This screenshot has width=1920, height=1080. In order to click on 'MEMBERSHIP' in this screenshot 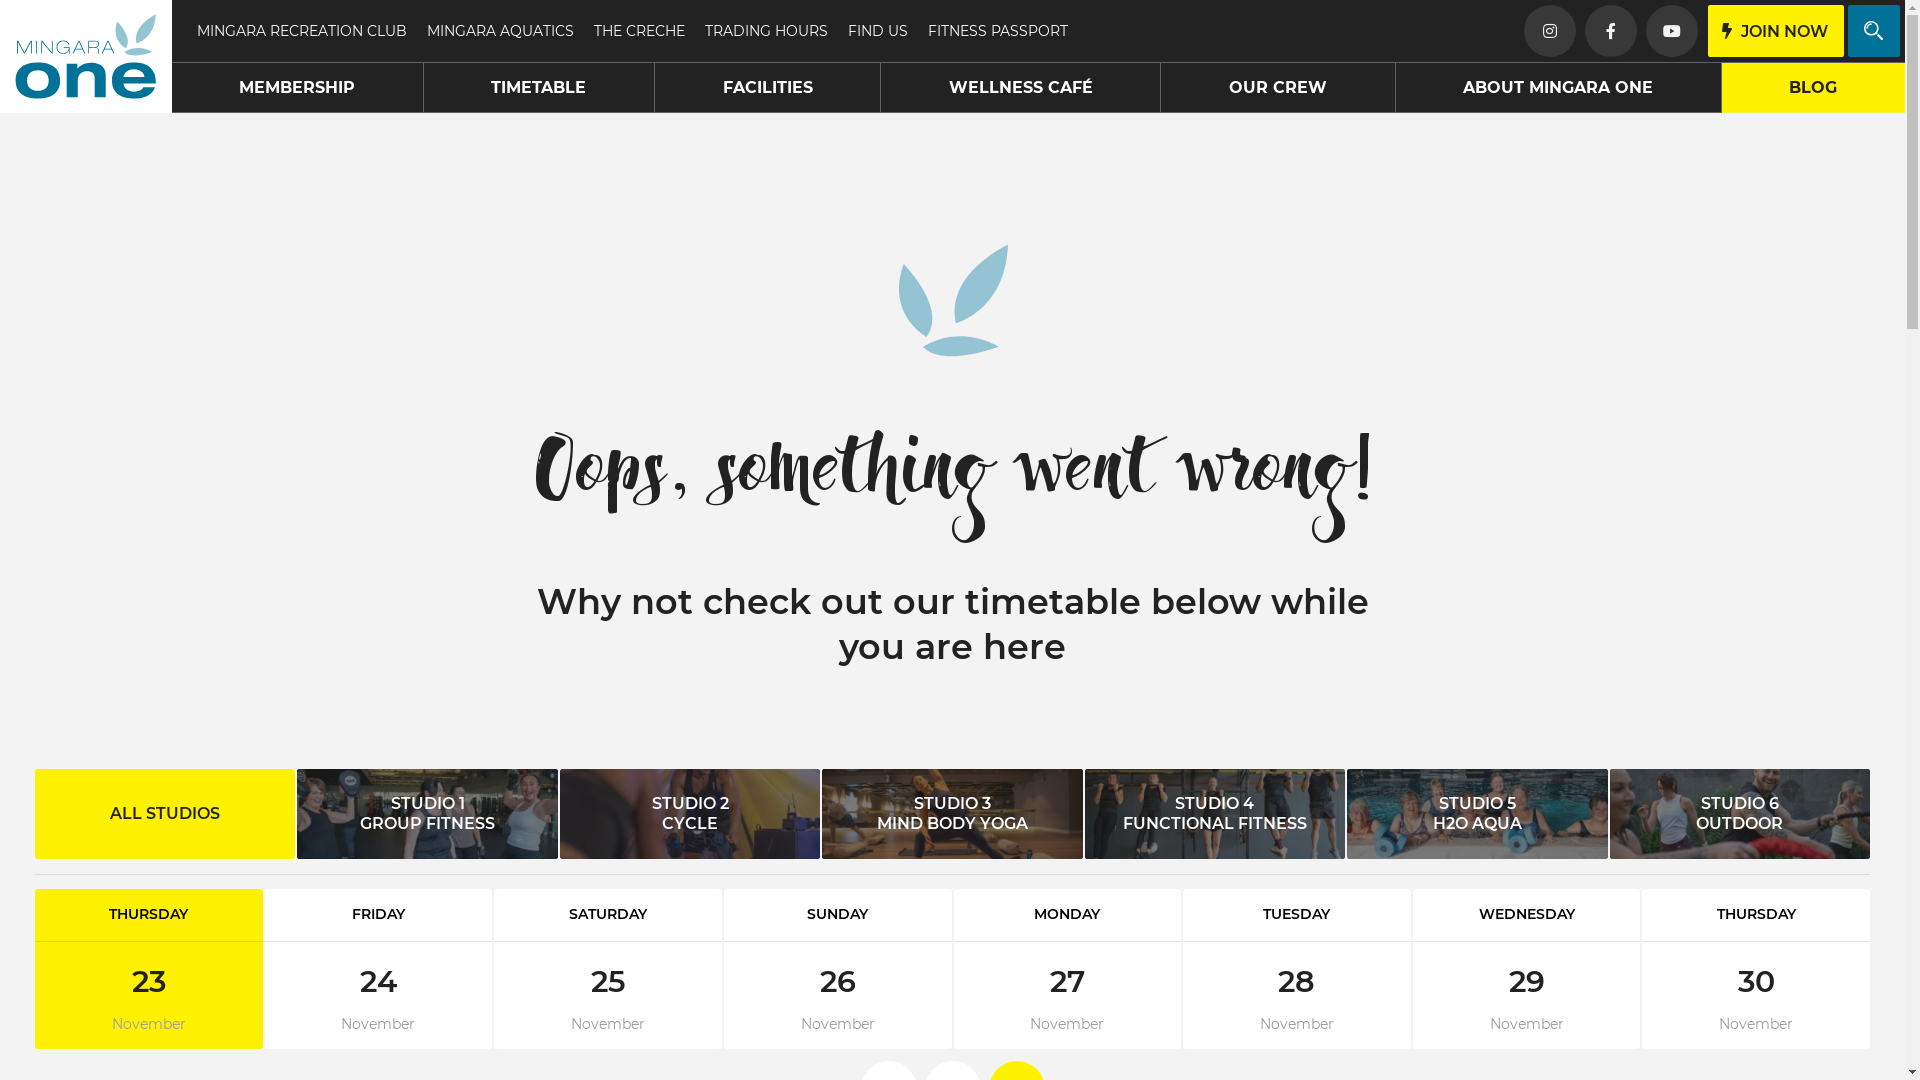, I will do `click(296, 87)`.